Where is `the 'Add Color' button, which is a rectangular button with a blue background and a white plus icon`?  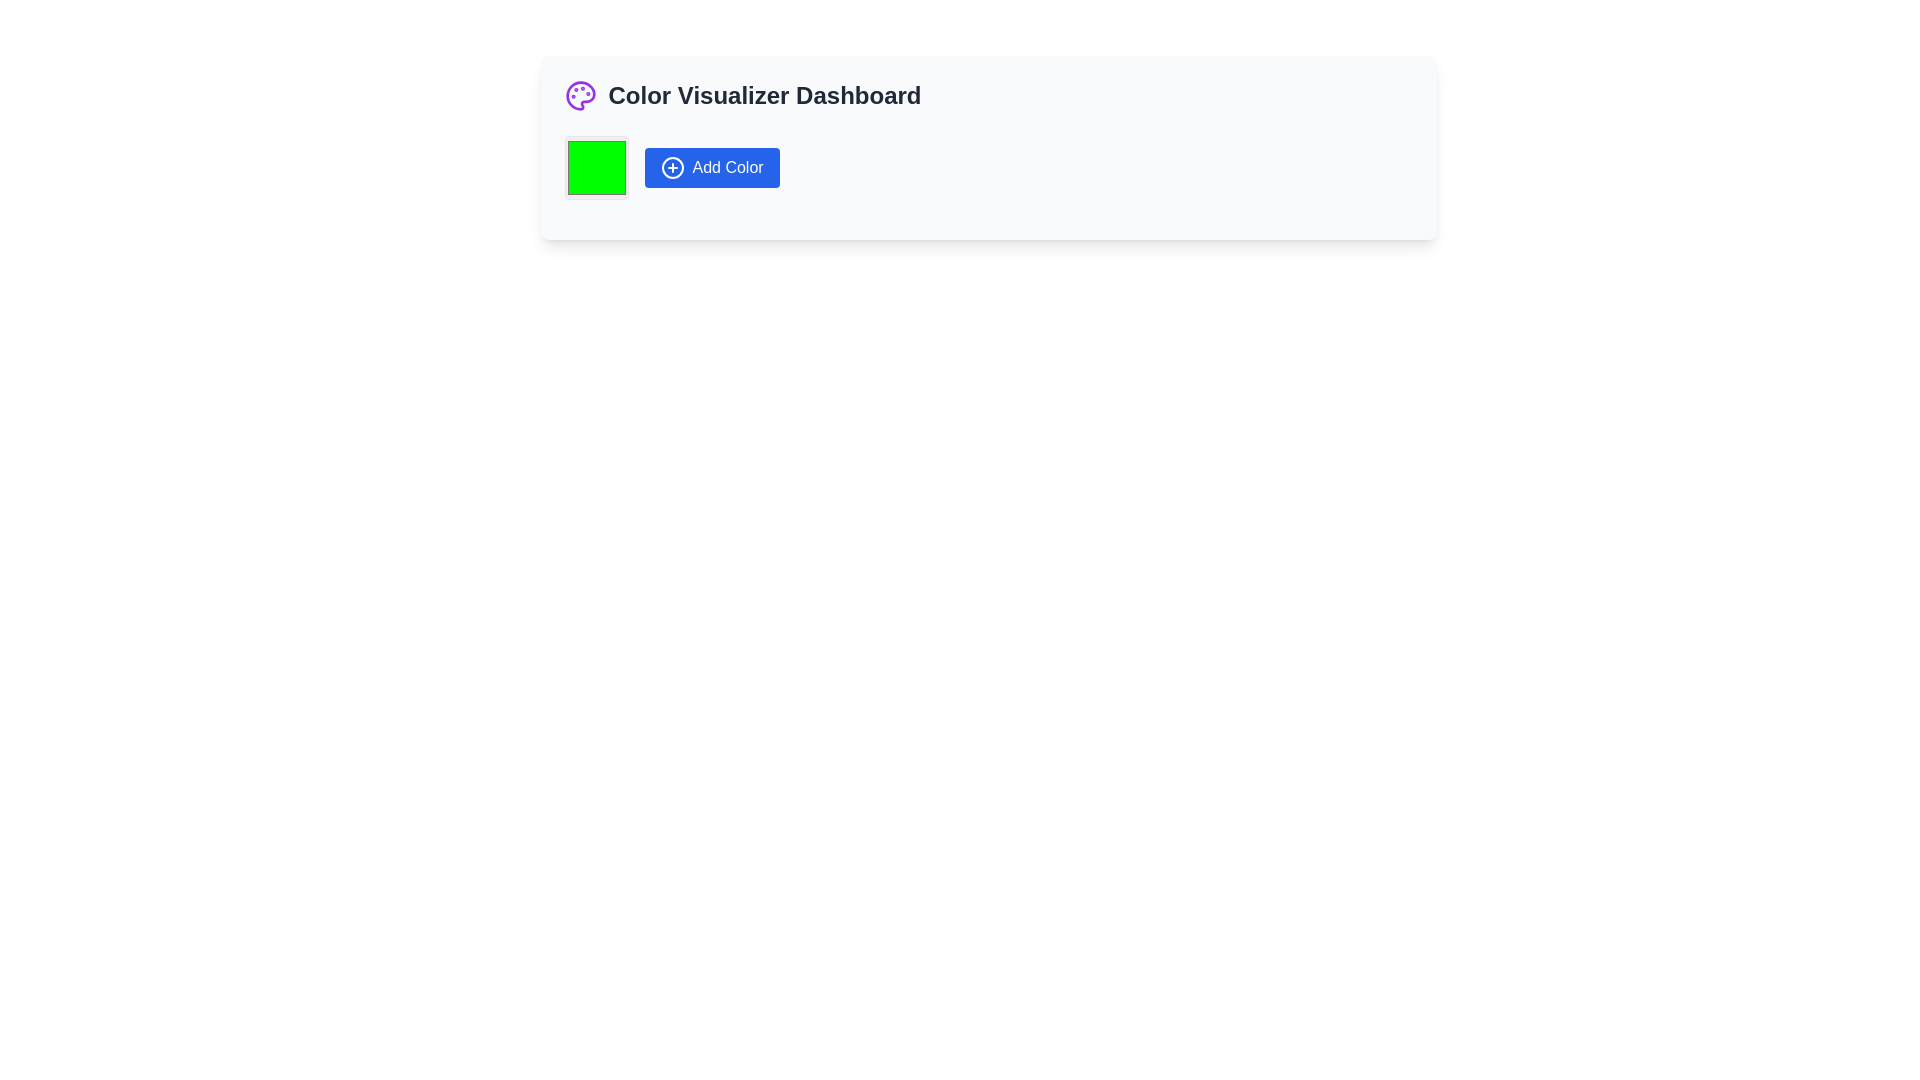 the 'Add Color' button, which is a rectangular button with a blue background and a white plus icon is located at coordinates (712, 167).